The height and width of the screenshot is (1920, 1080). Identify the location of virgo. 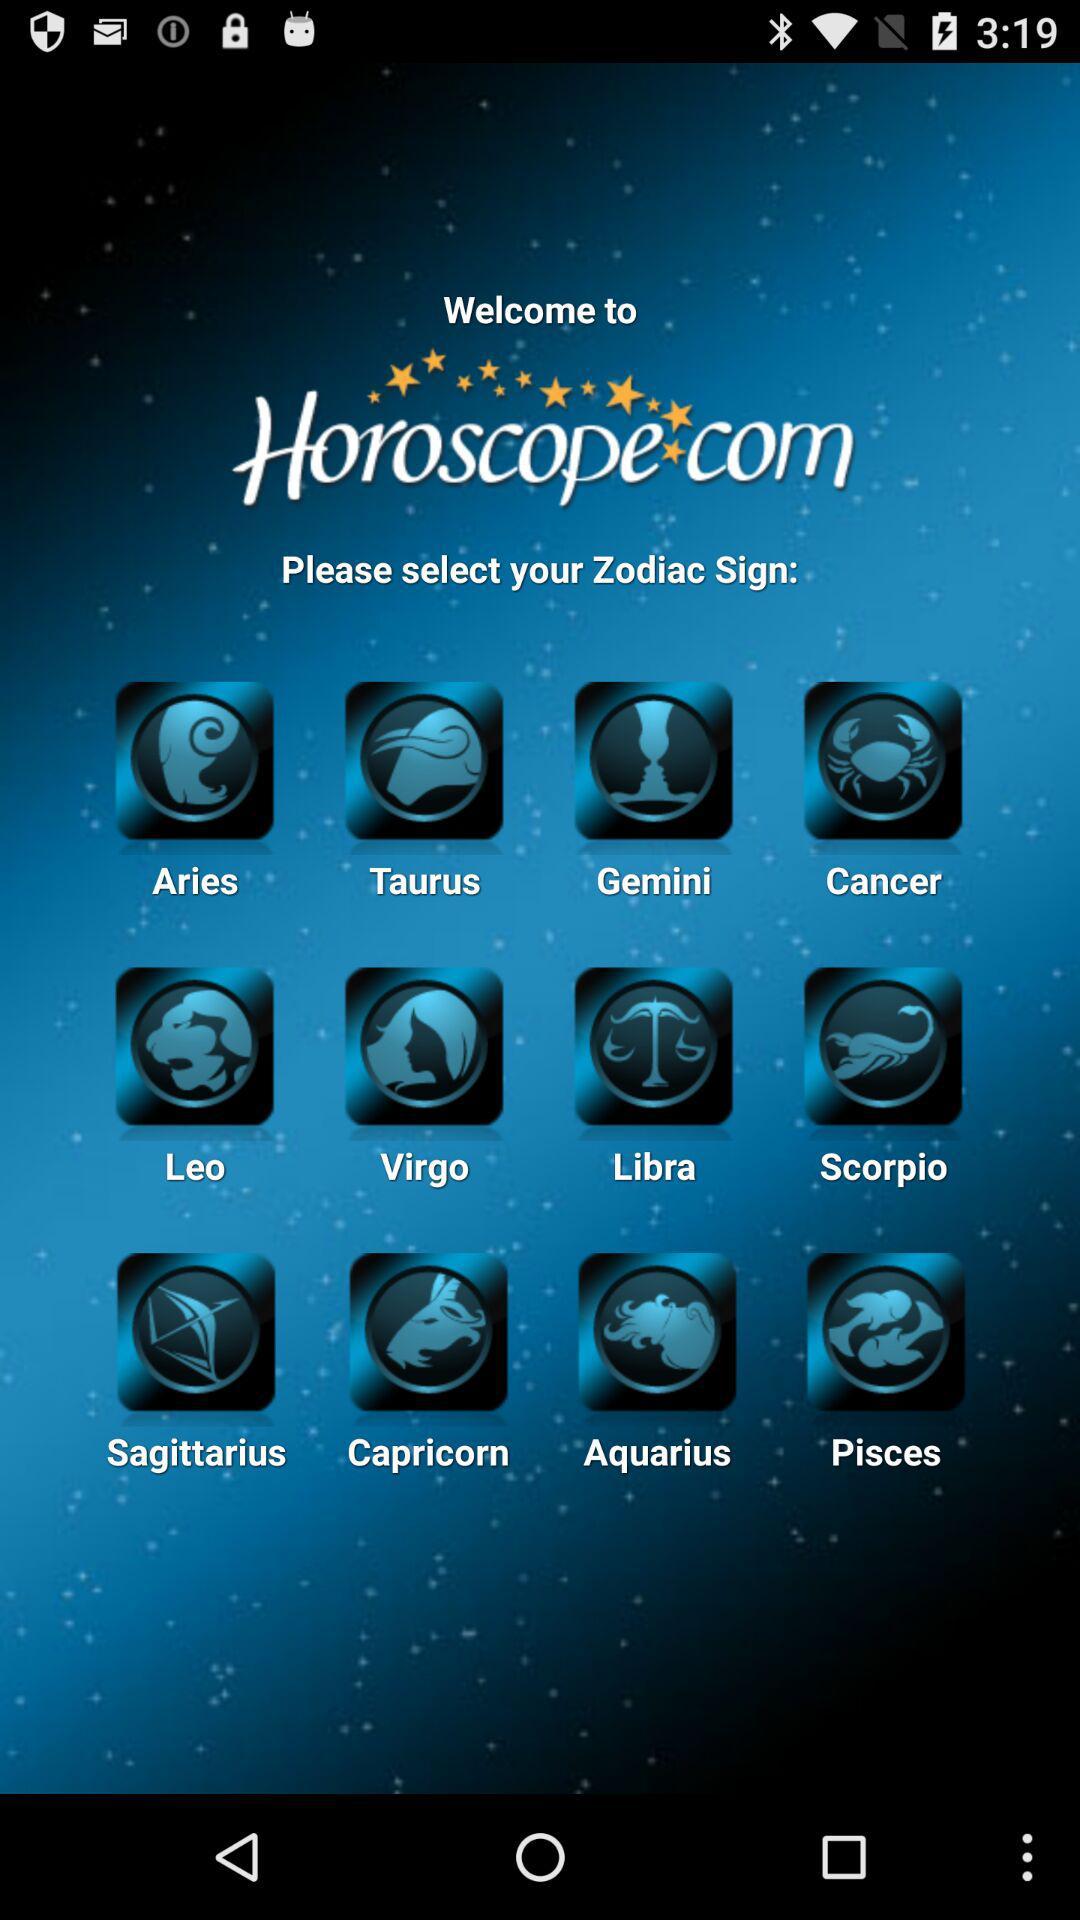
(423, 1042).